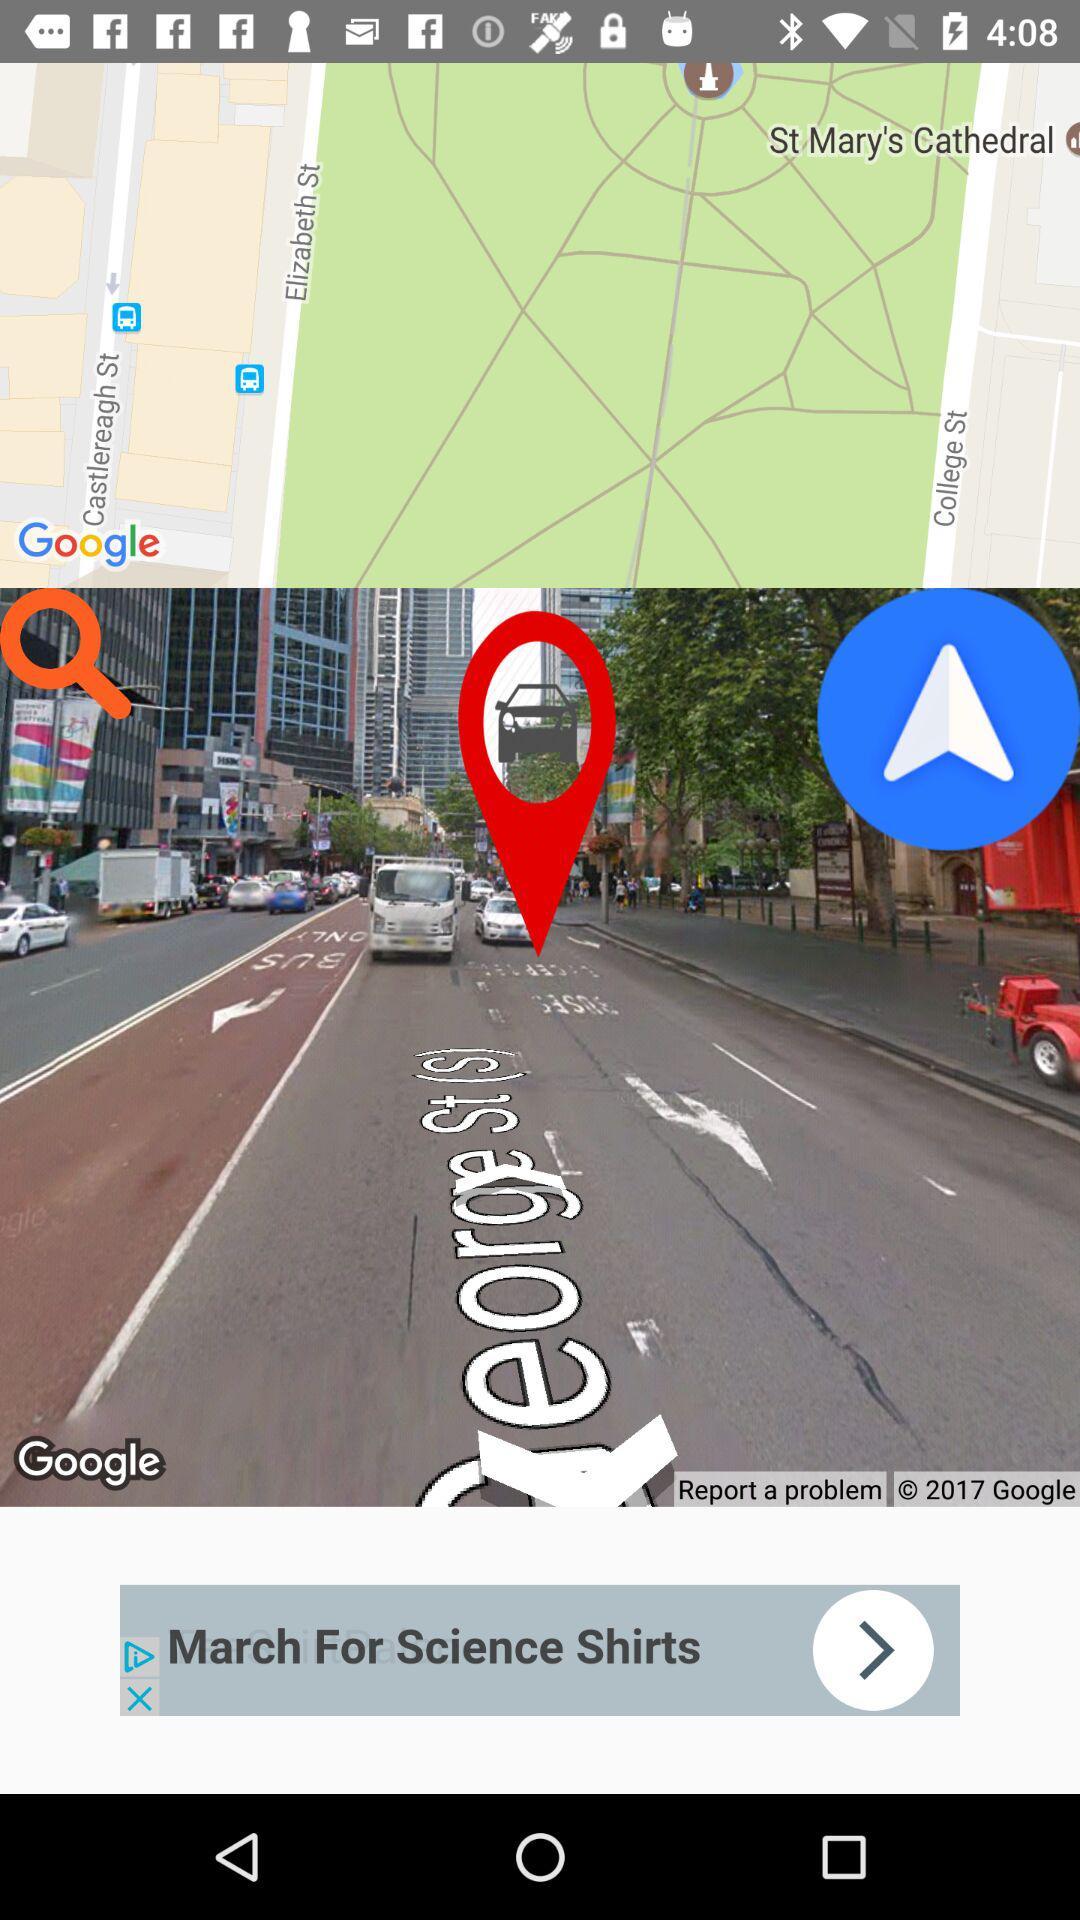 This screenshot has width=1080, height=1920. Describe the element at coordinates (540, 783) in the screenshot. I see `location of in simple` at that location.